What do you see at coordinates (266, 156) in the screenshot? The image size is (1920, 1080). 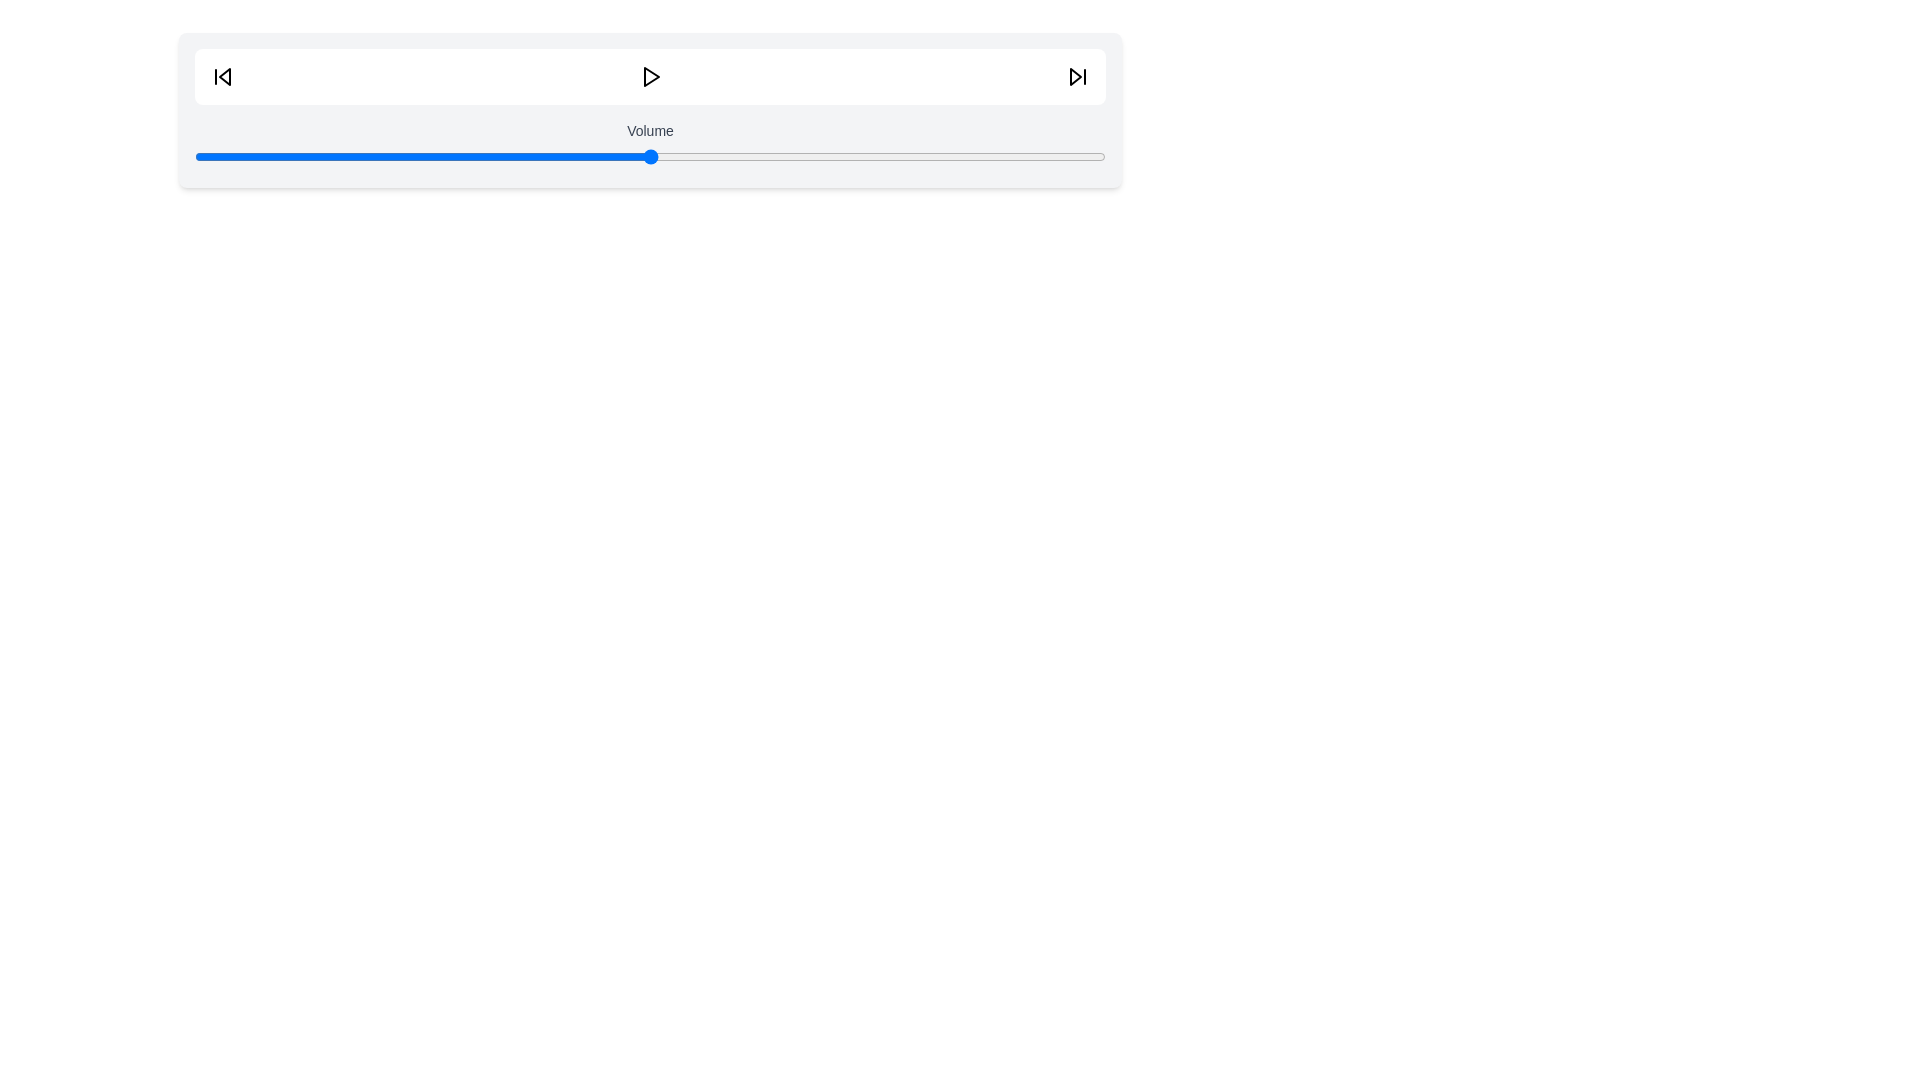 I see `the volume level` at bounding box center [266, 156].